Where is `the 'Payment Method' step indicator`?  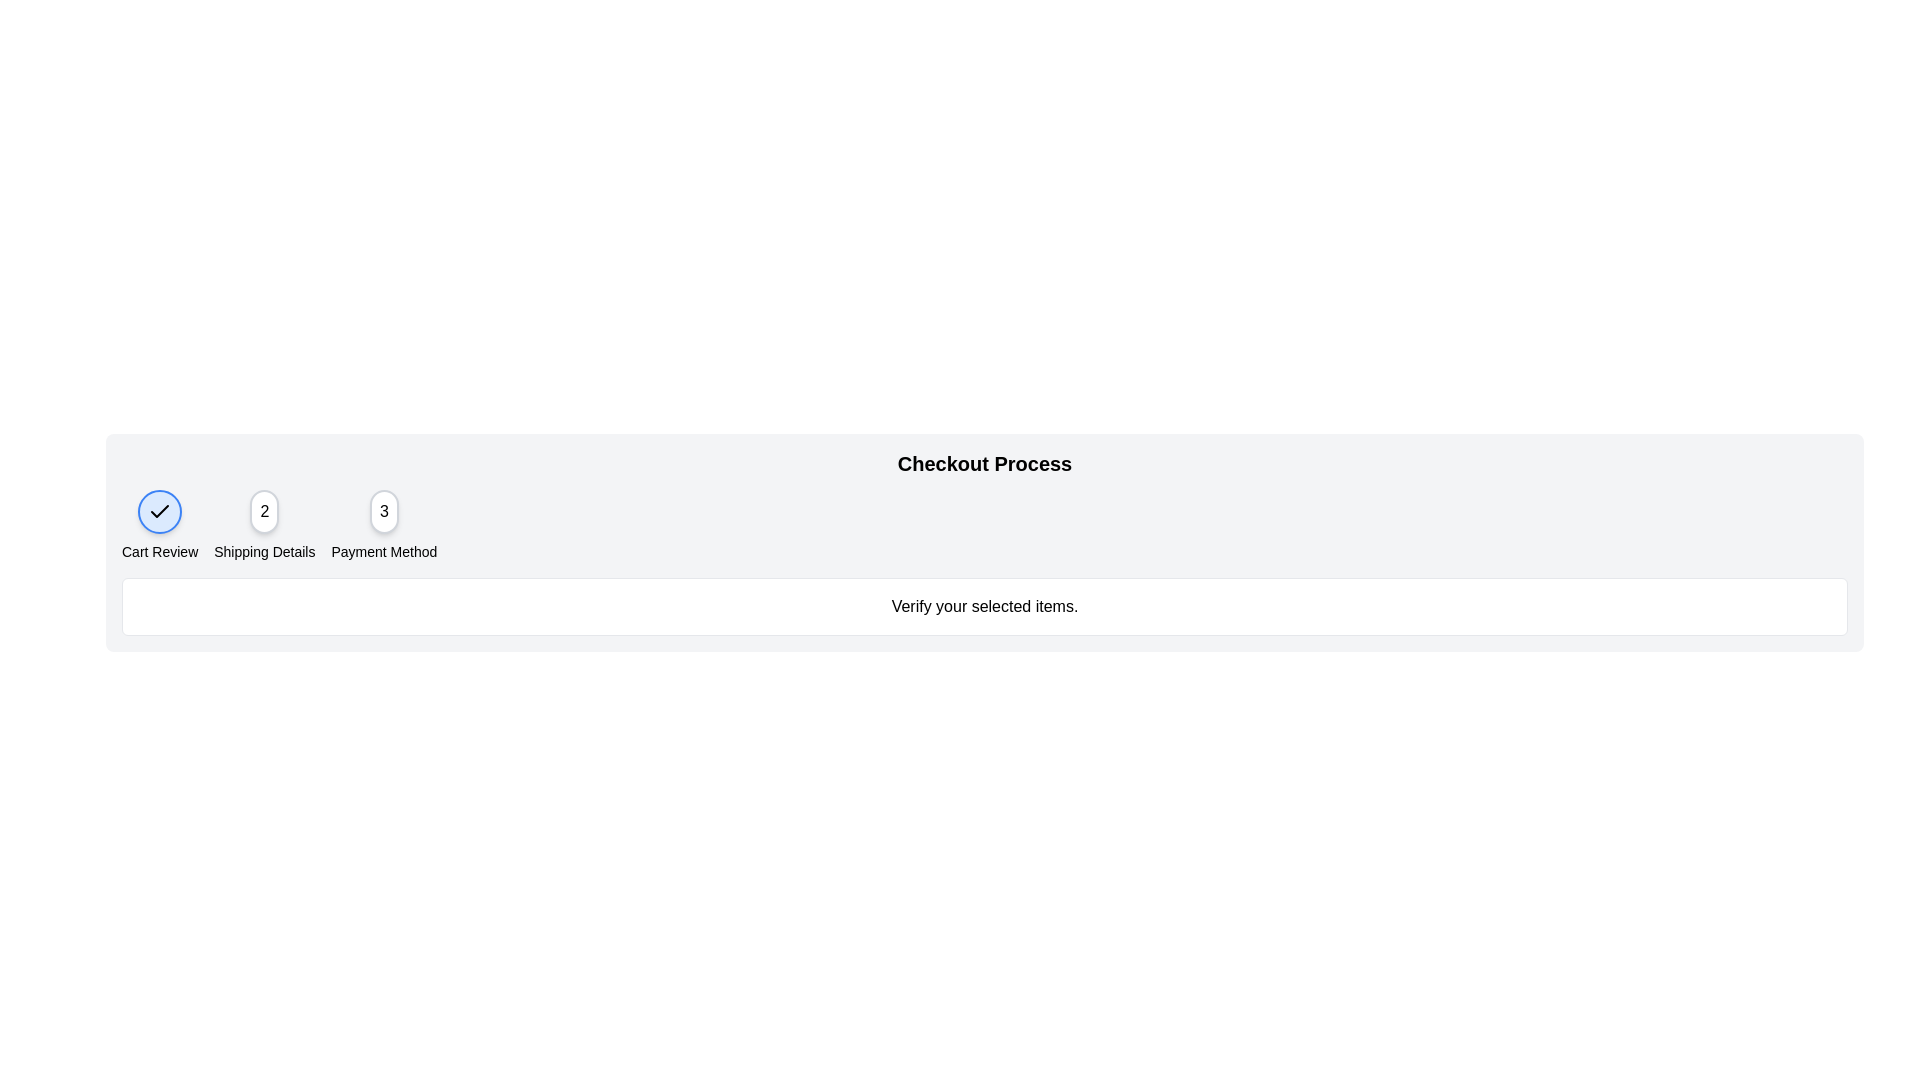
the 'Payment Method' step indicator is located at coordinates (384, 524).